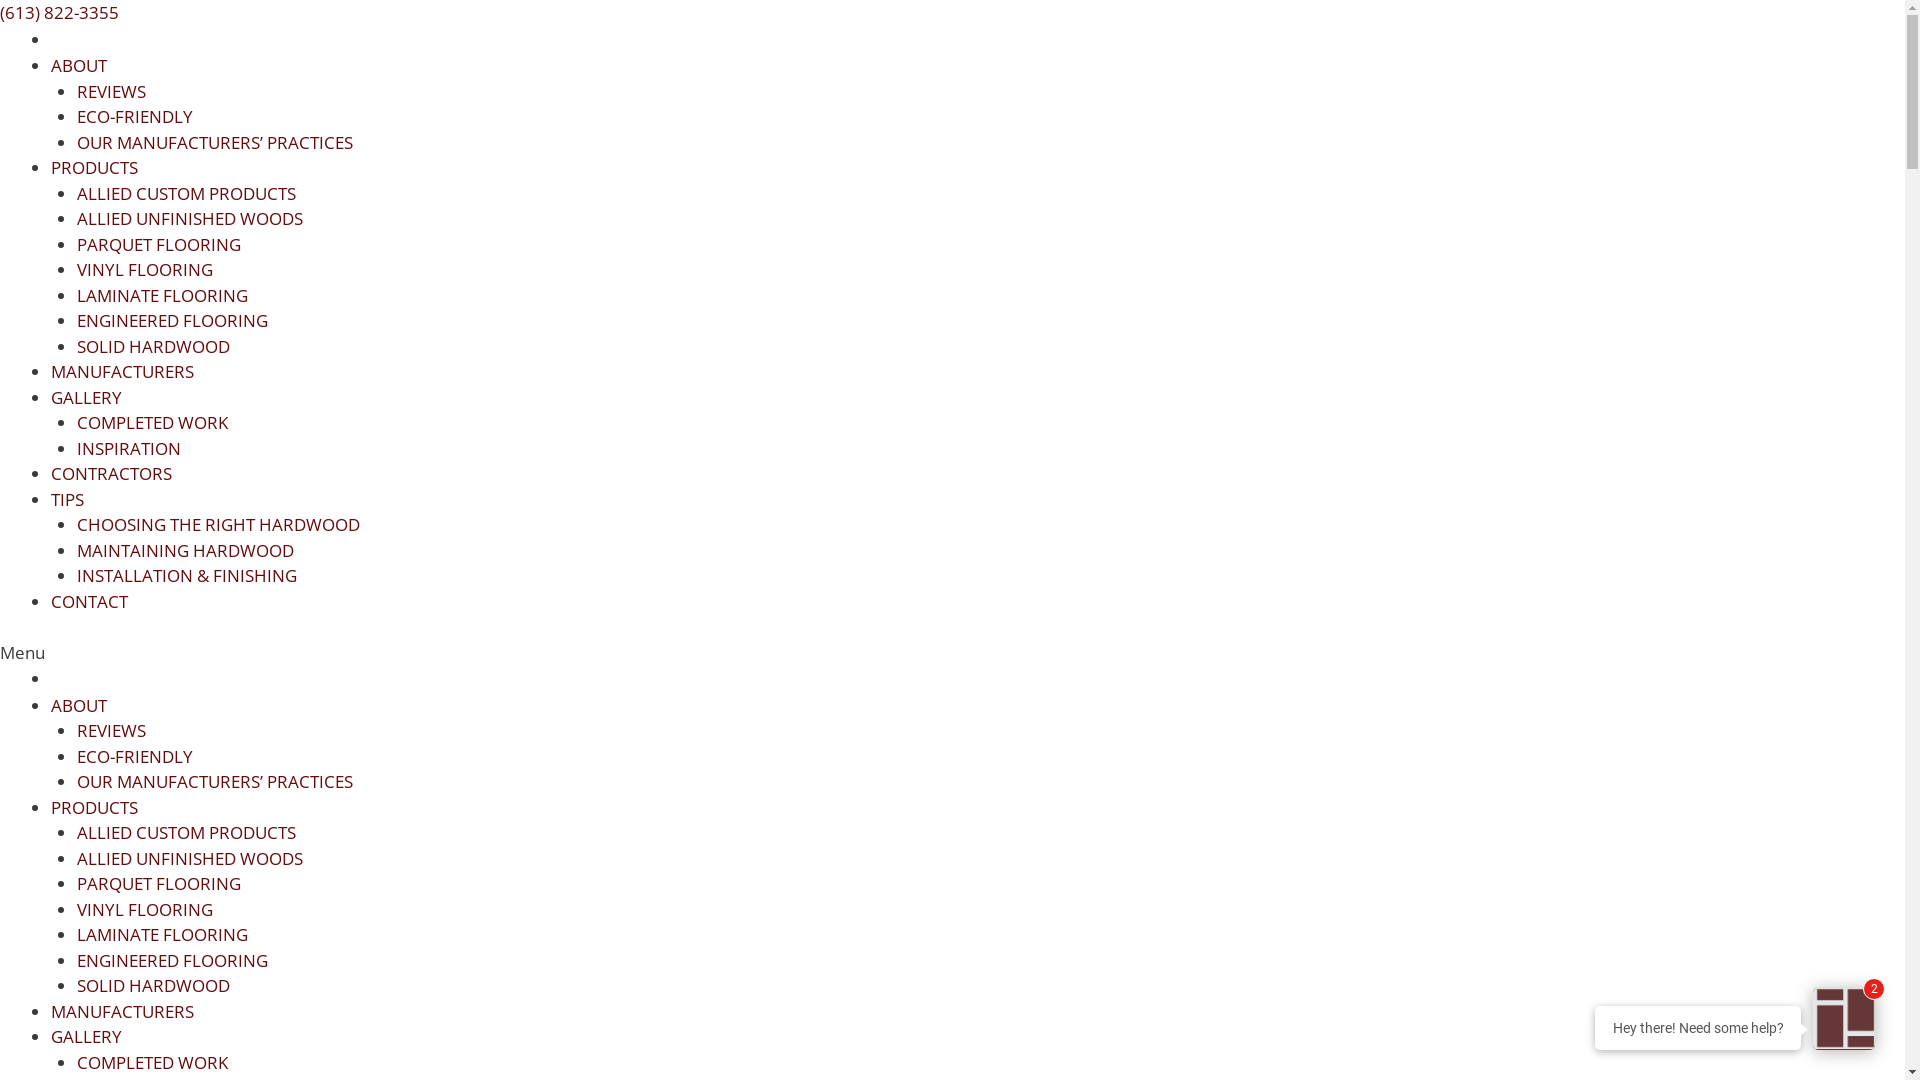 This screenshot has height=1080, width=1920. What do you see at coordinates (76, 446) in the screenshot?
I see `'INSPIRATION'` at bounding box center [76, 446].